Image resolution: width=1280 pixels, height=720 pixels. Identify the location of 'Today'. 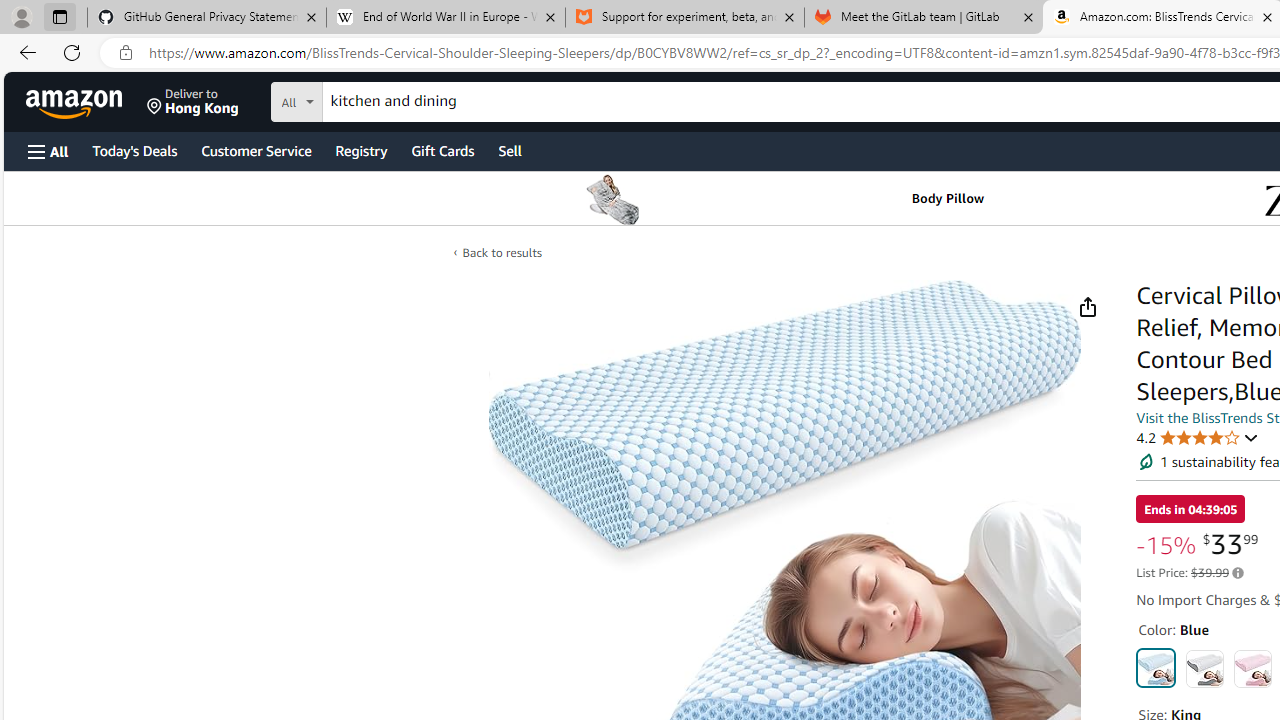
(133, 149).